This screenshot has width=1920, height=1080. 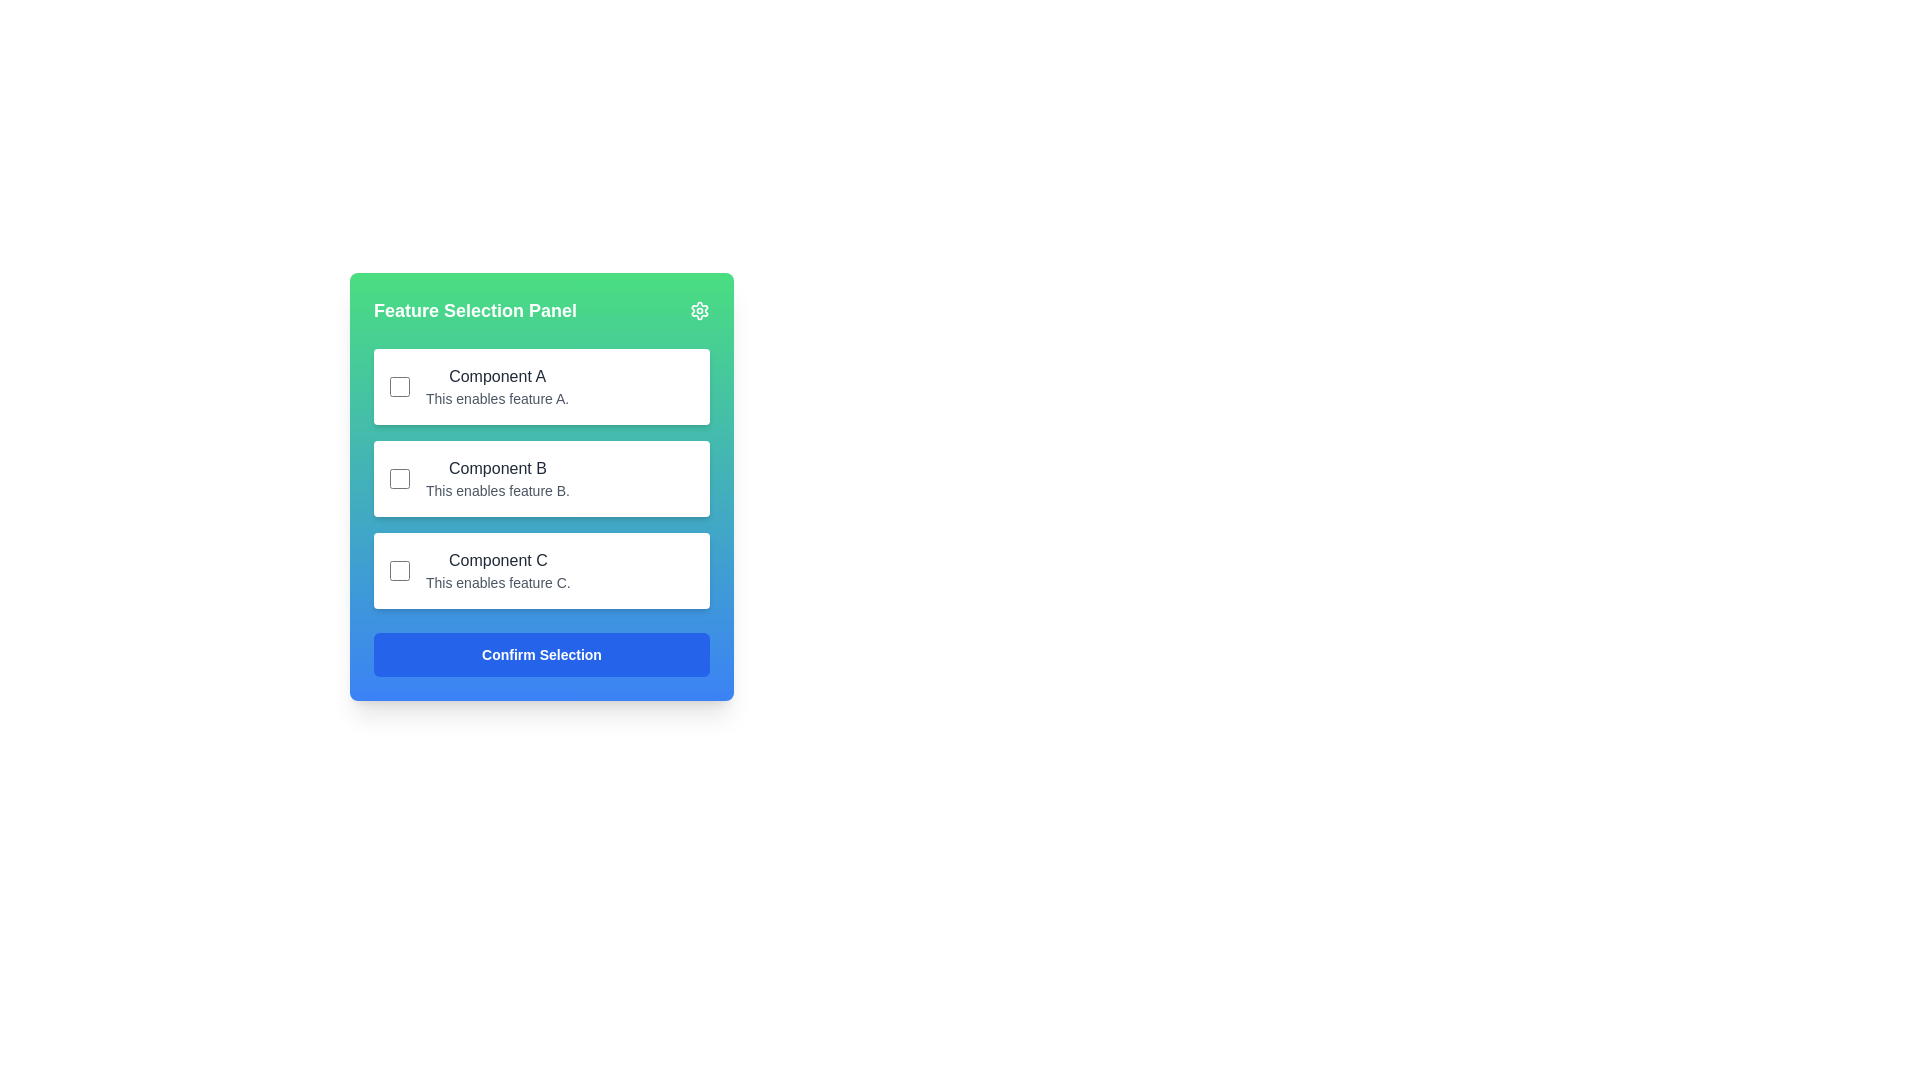 What do you see at coordinates (498, 570) in the screenshot?
I see `the text label displaying 'Component C' which provides information about feature C in the Feature Selection Panel` at bounding box center [498, 570].